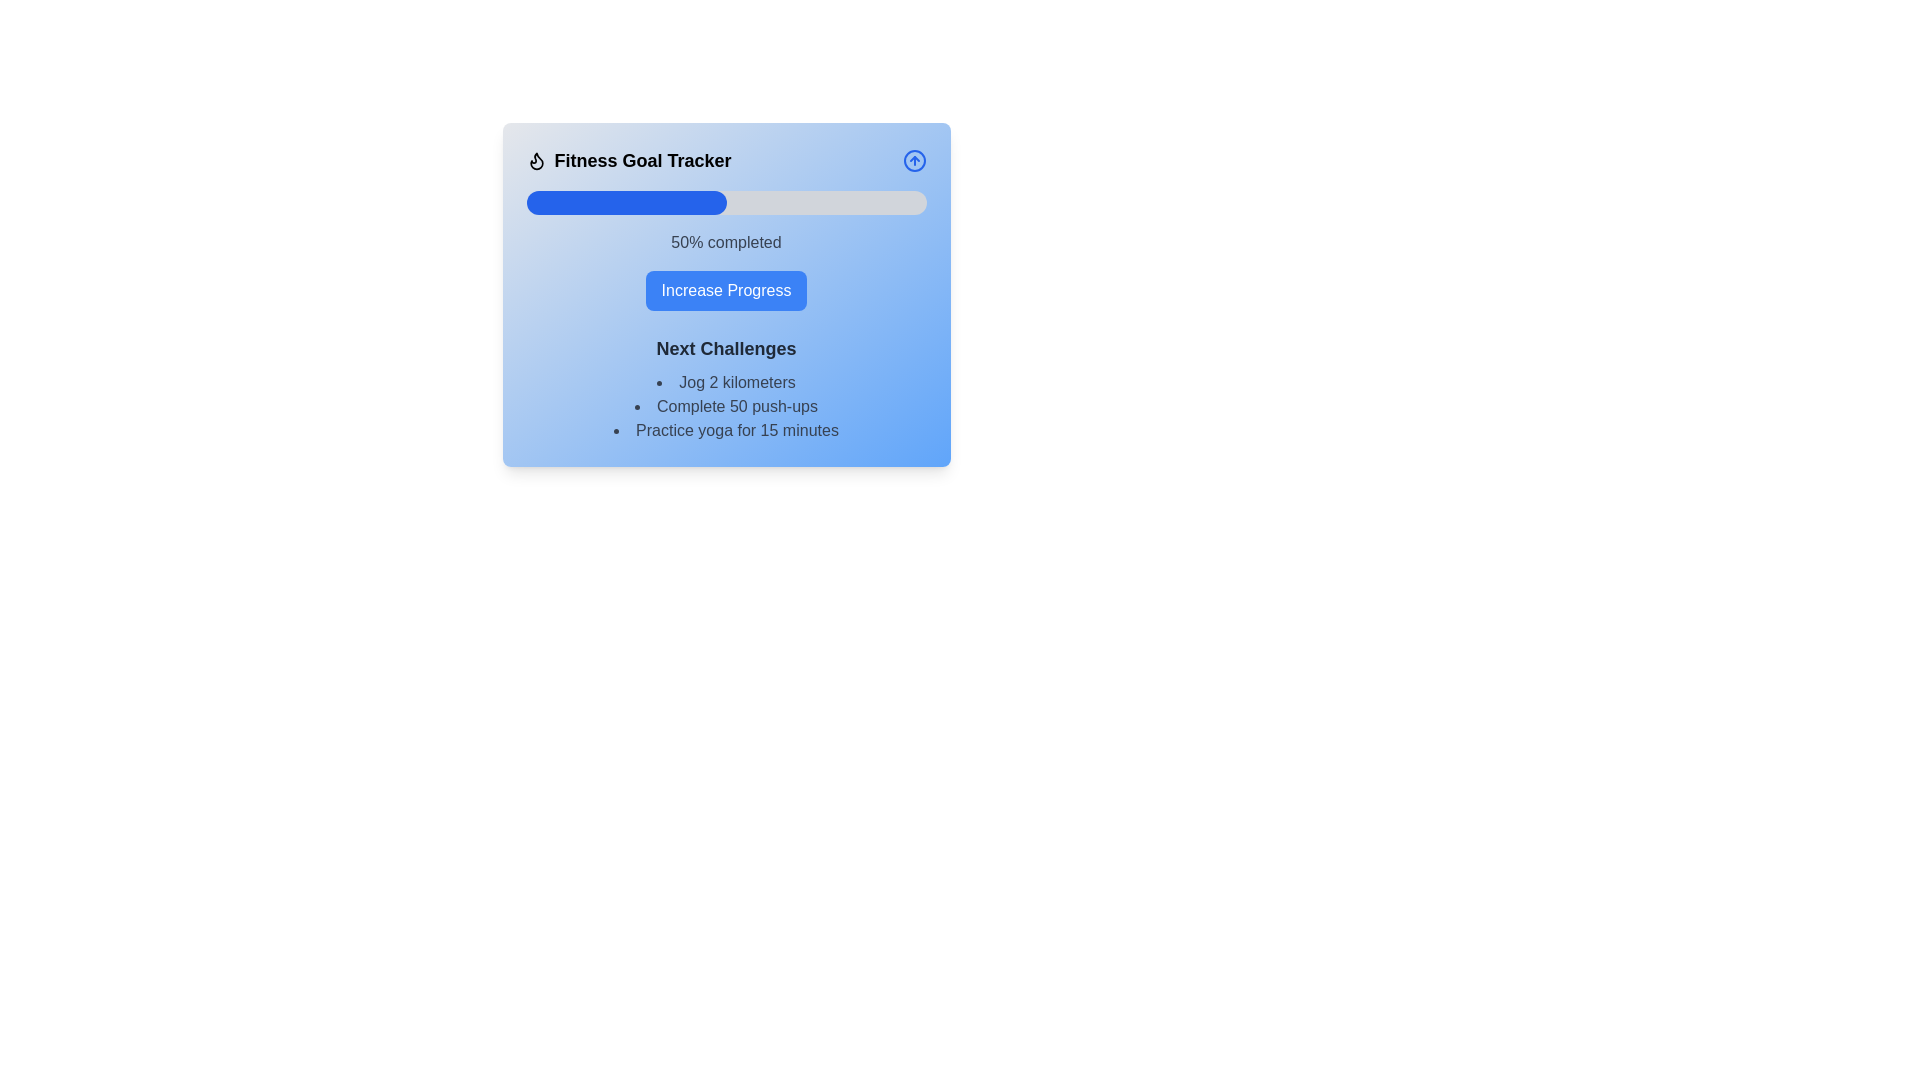 The width and height of the screenshot is (1920, 1080). What do you see at coordinates (536, 160) in the screenshot?
I see `the flame icon located to the left of the 'Fitness Goal Tracker' title in the header section` at bounding box center [536, 160].